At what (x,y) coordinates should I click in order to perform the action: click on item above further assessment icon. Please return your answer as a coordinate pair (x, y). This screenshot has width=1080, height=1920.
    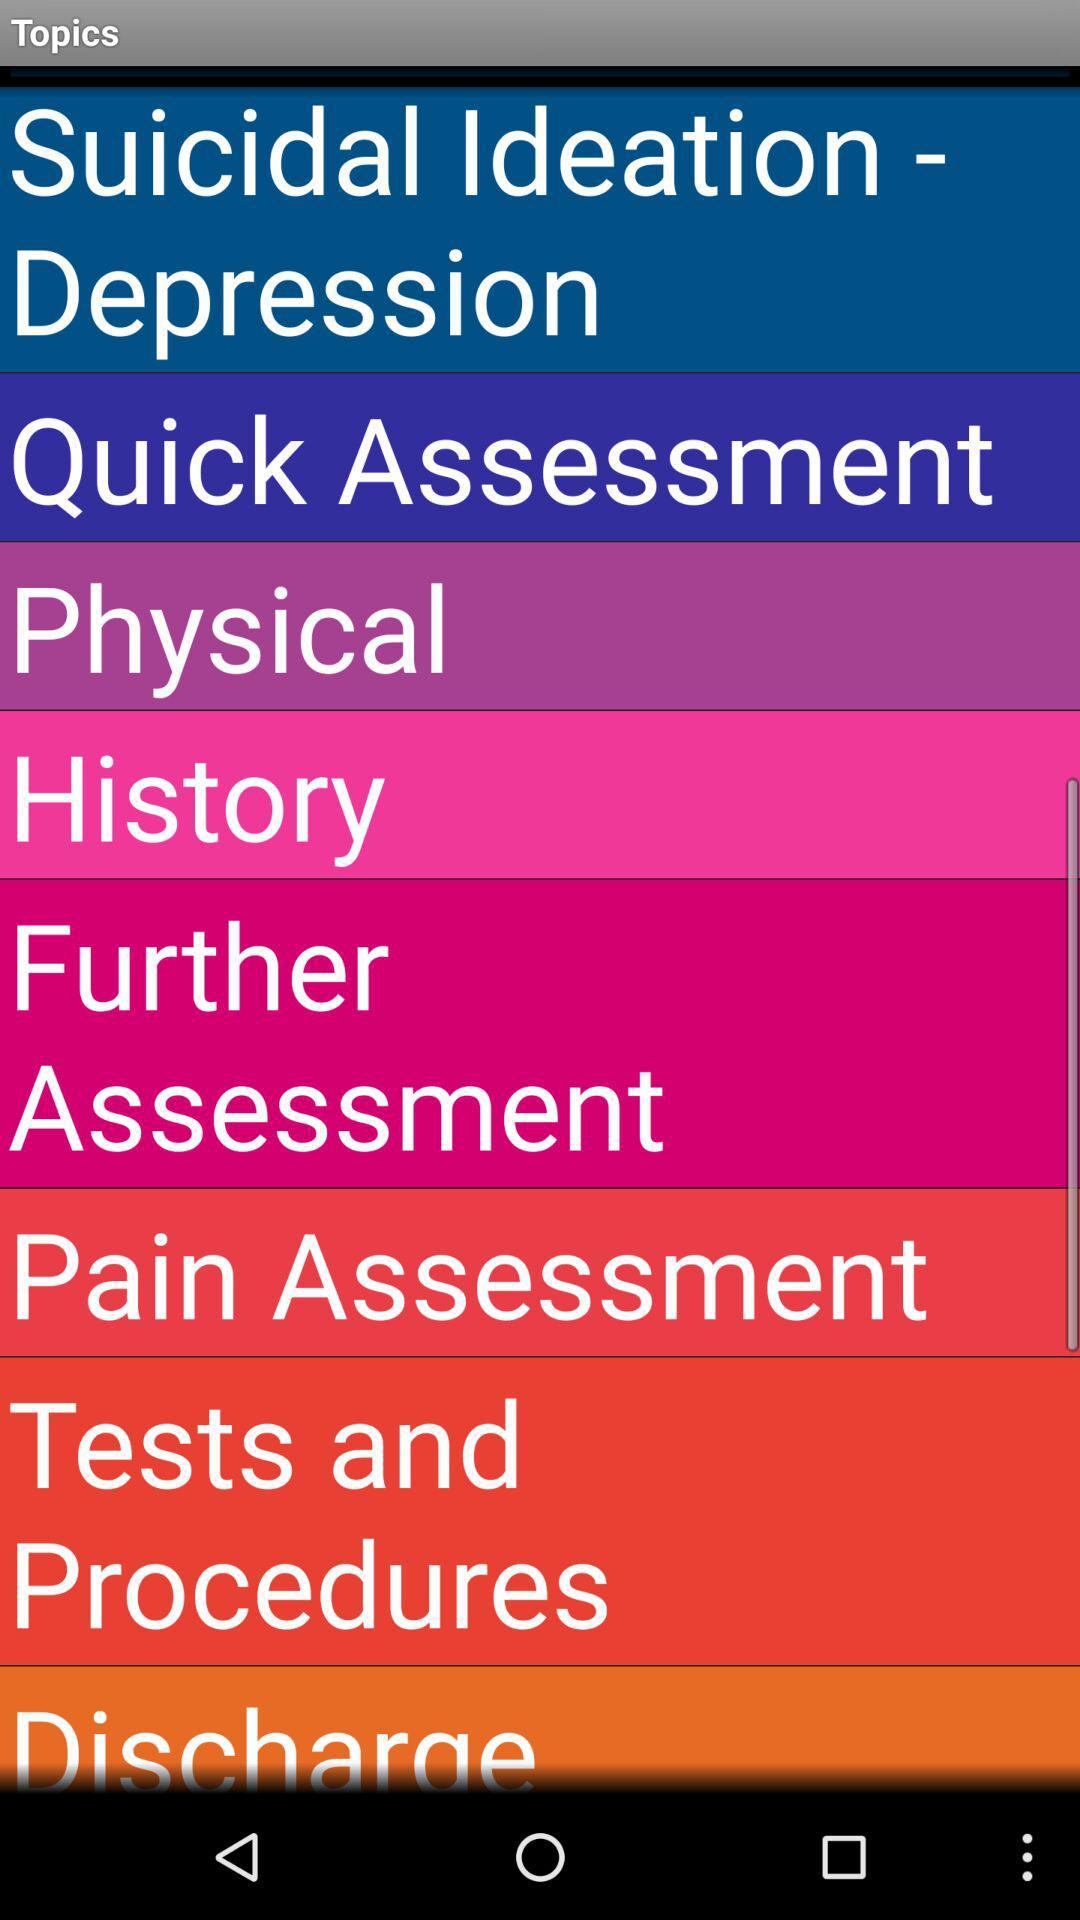
    Looking at the image, I should click on (540, 793).